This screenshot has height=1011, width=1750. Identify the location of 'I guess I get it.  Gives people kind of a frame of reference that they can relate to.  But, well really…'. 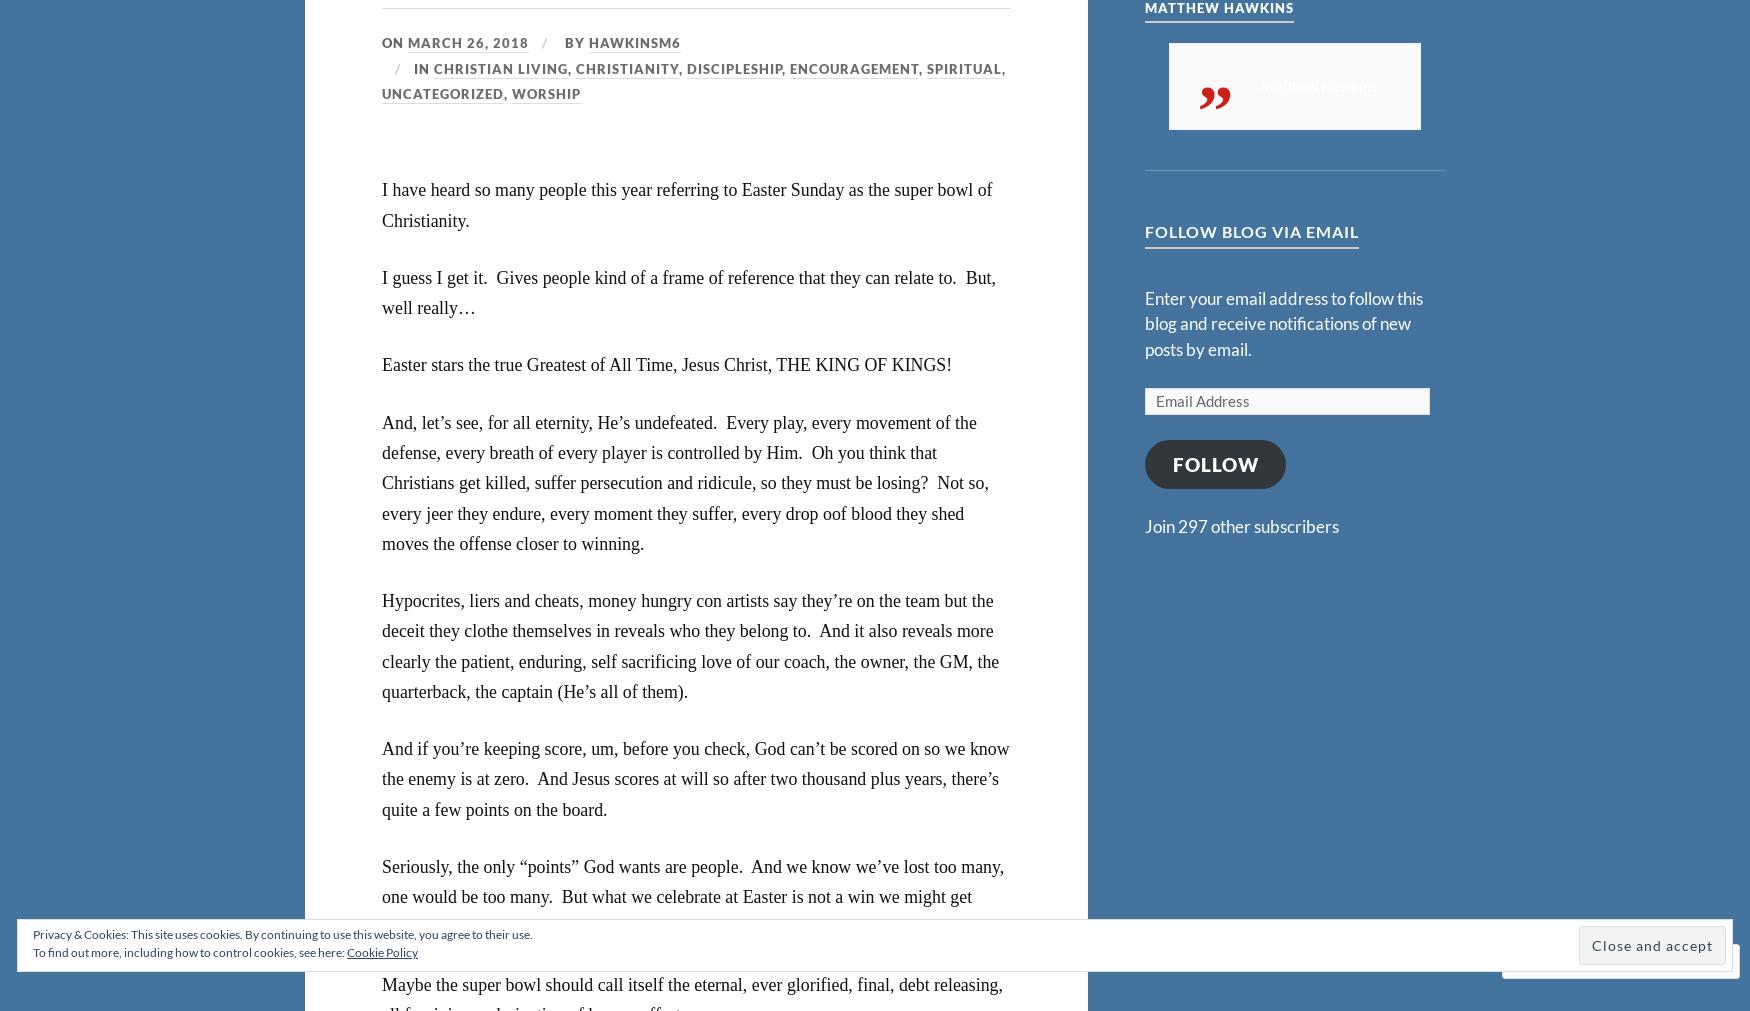
(688, 292).